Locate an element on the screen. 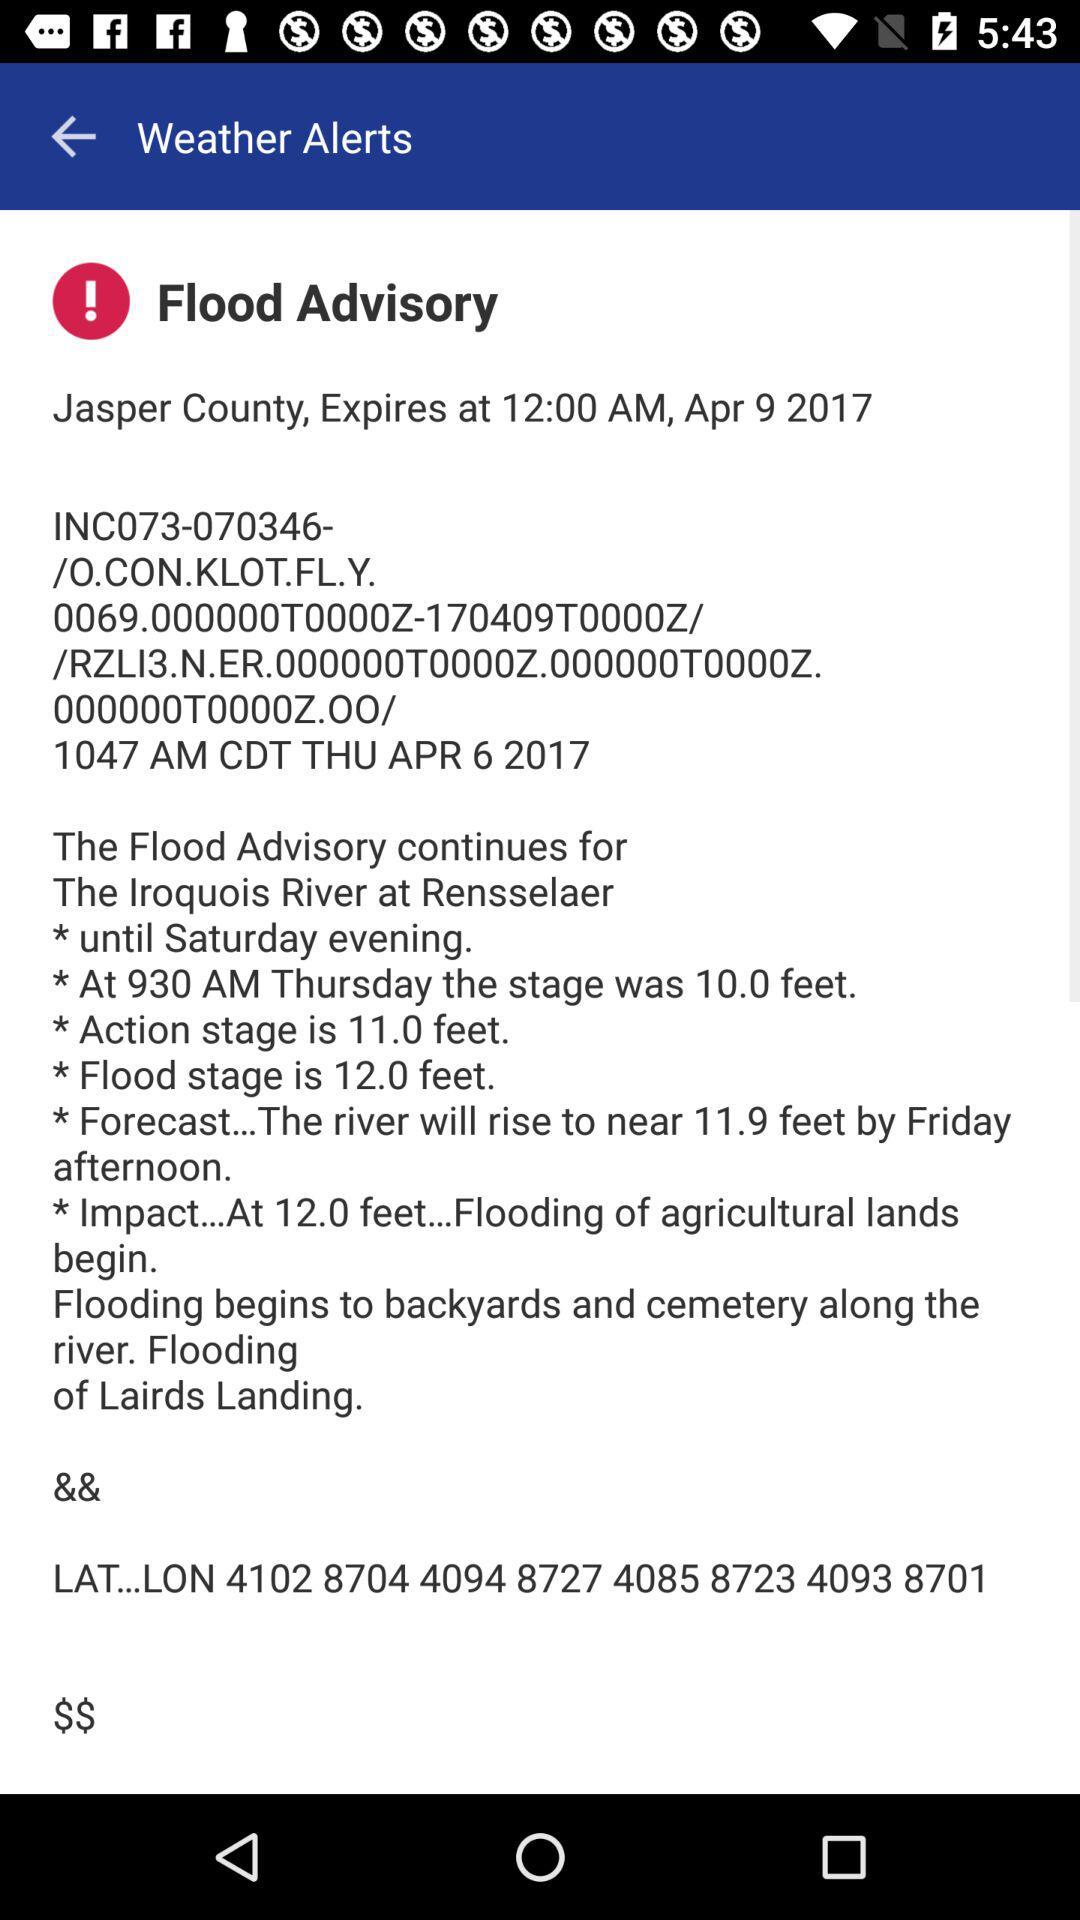 This screenshot has height=1920, width=1080. item next to the weather alerts is located at coordinates (72, 135).